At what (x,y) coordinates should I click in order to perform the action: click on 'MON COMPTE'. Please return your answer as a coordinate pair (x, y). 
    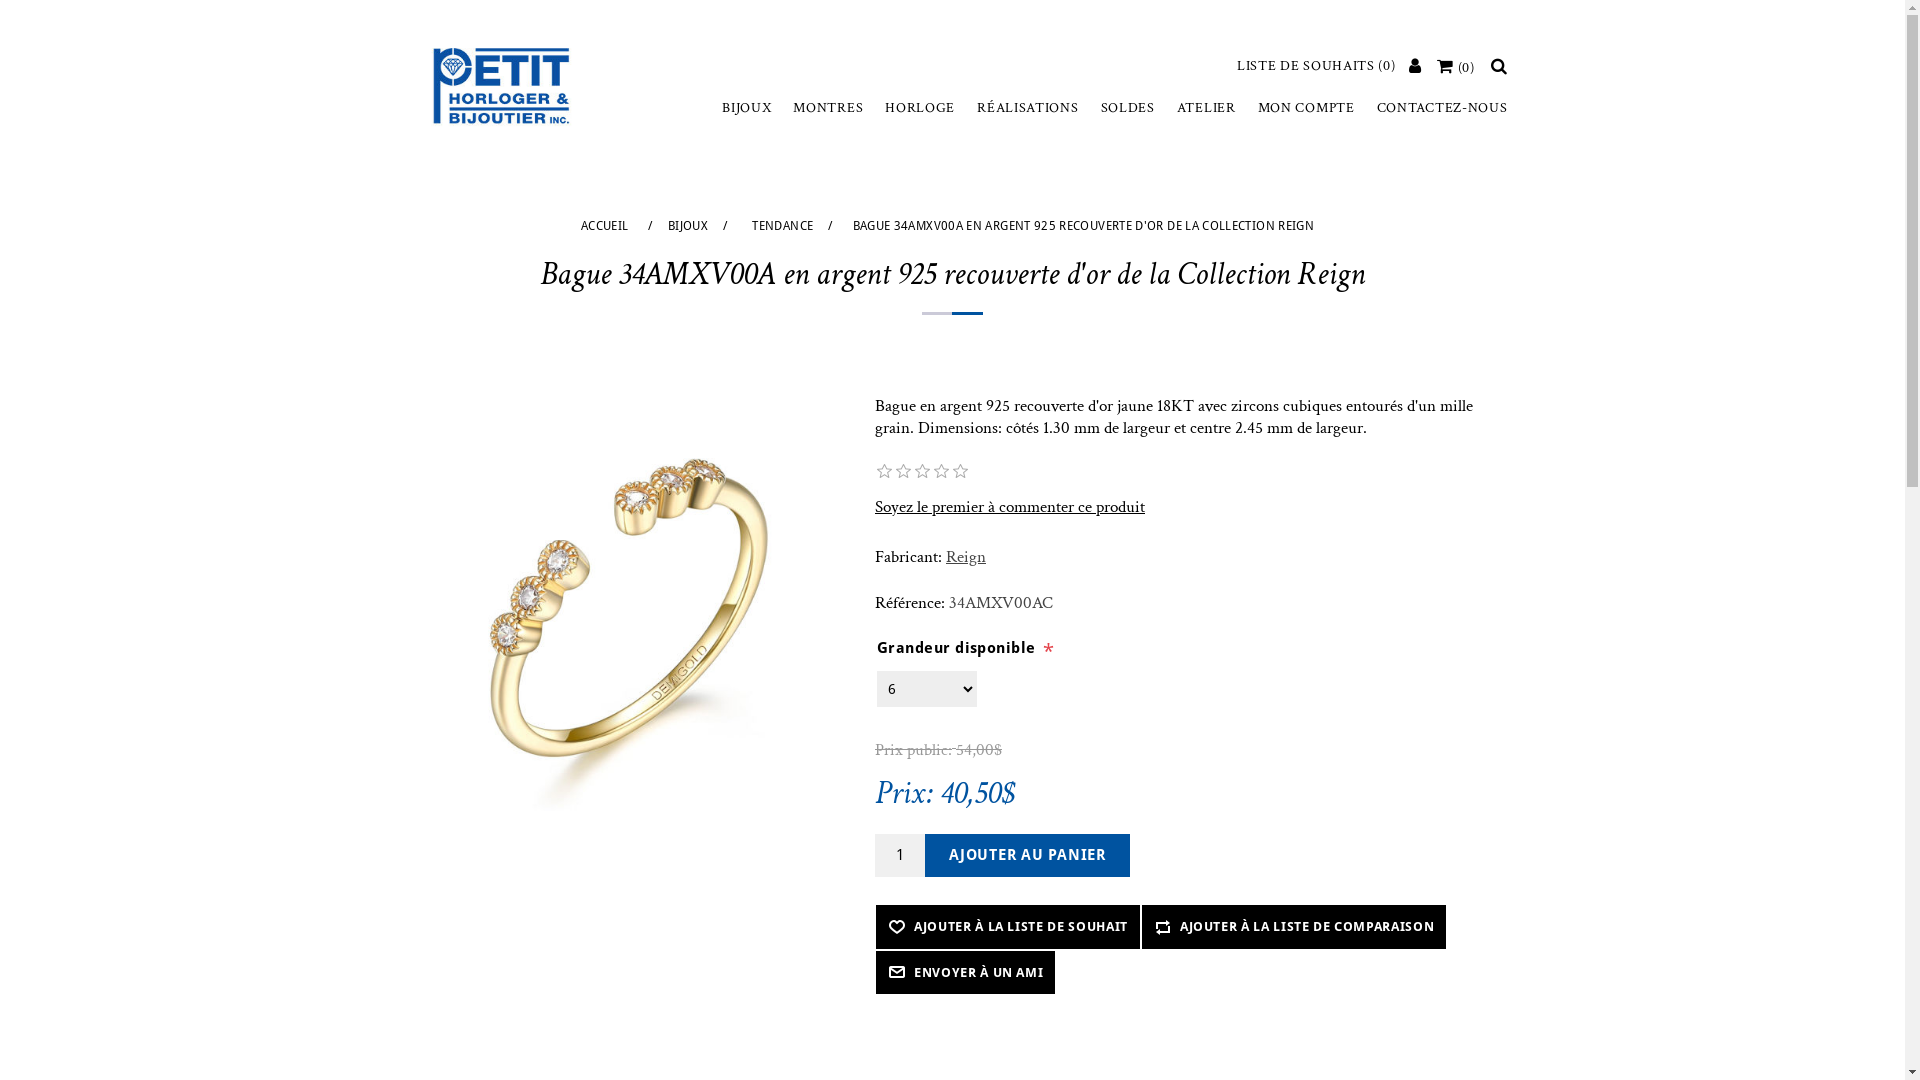
    Looking at the image, I should click on (1306, 108).